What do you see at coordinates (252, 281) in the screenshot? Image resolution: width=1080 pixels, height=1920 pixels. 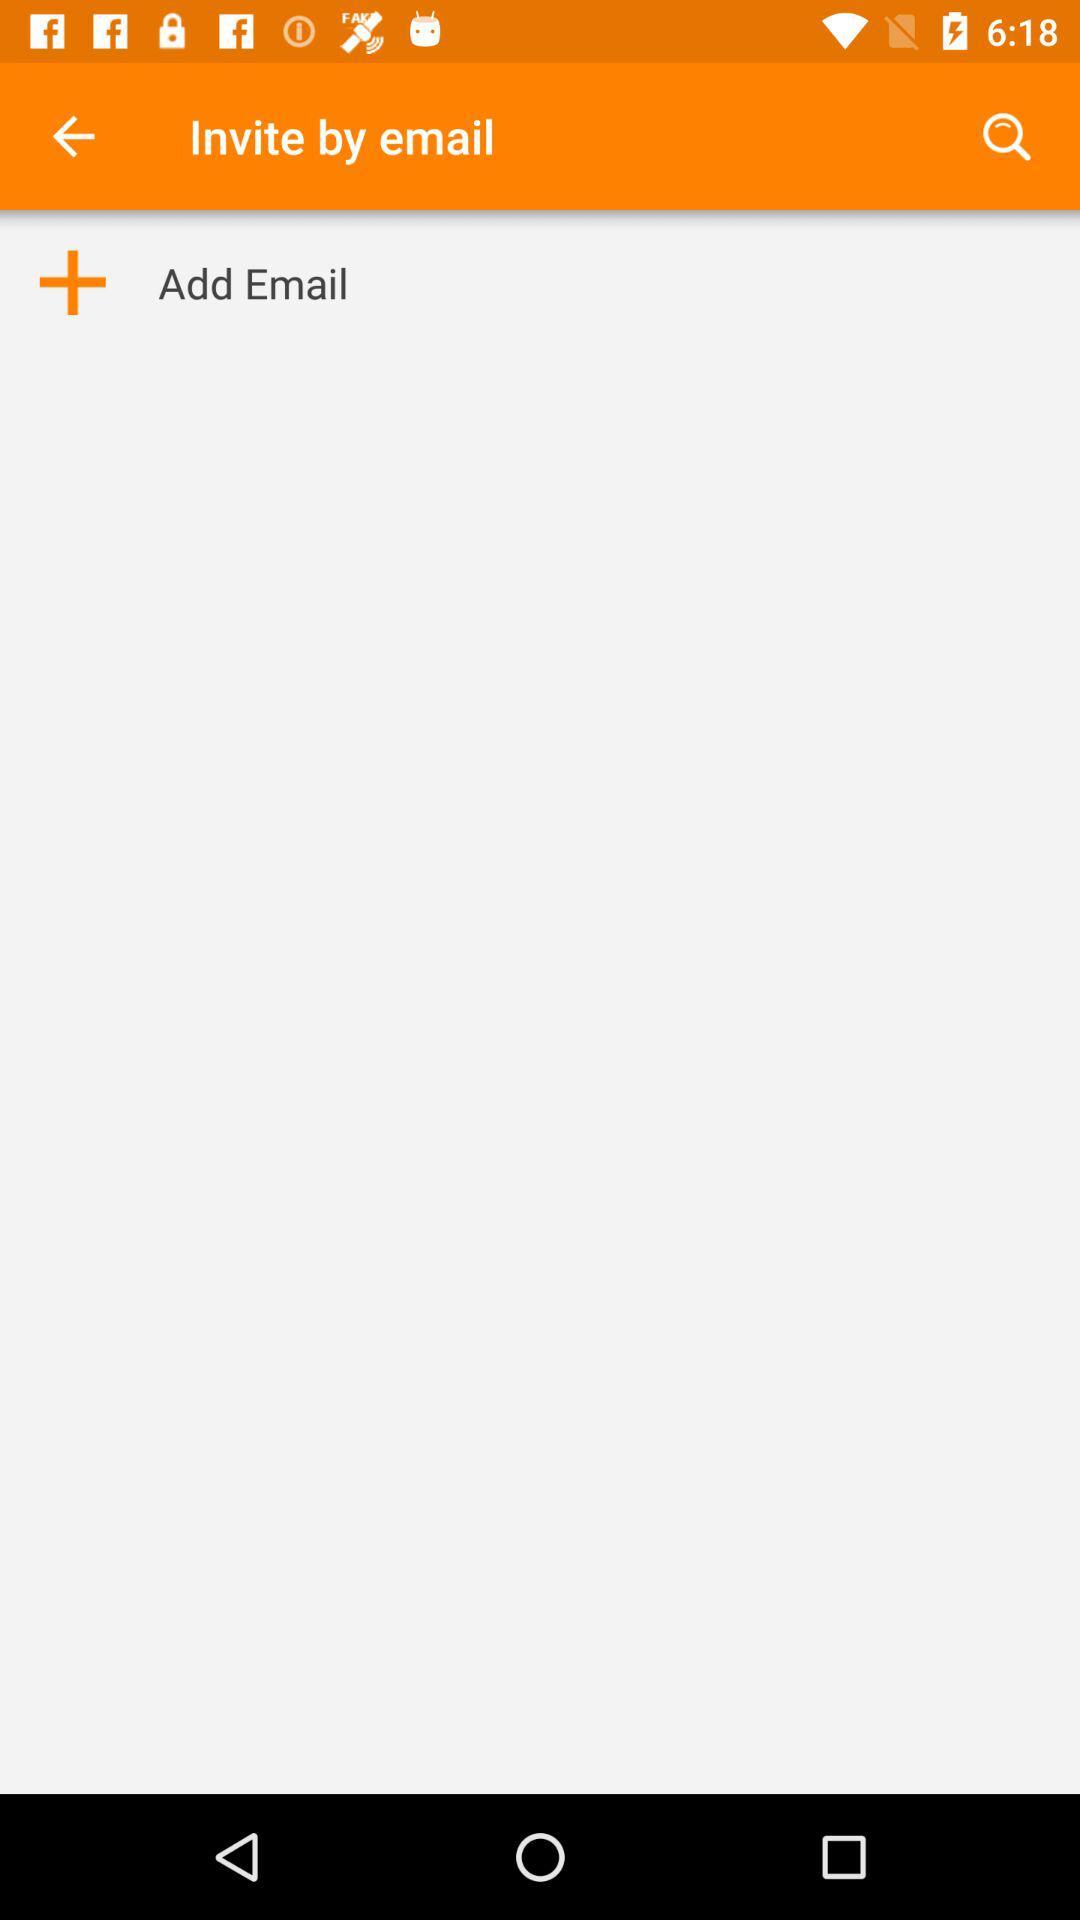 I see `the add email item` at bounding box center [252, 281].